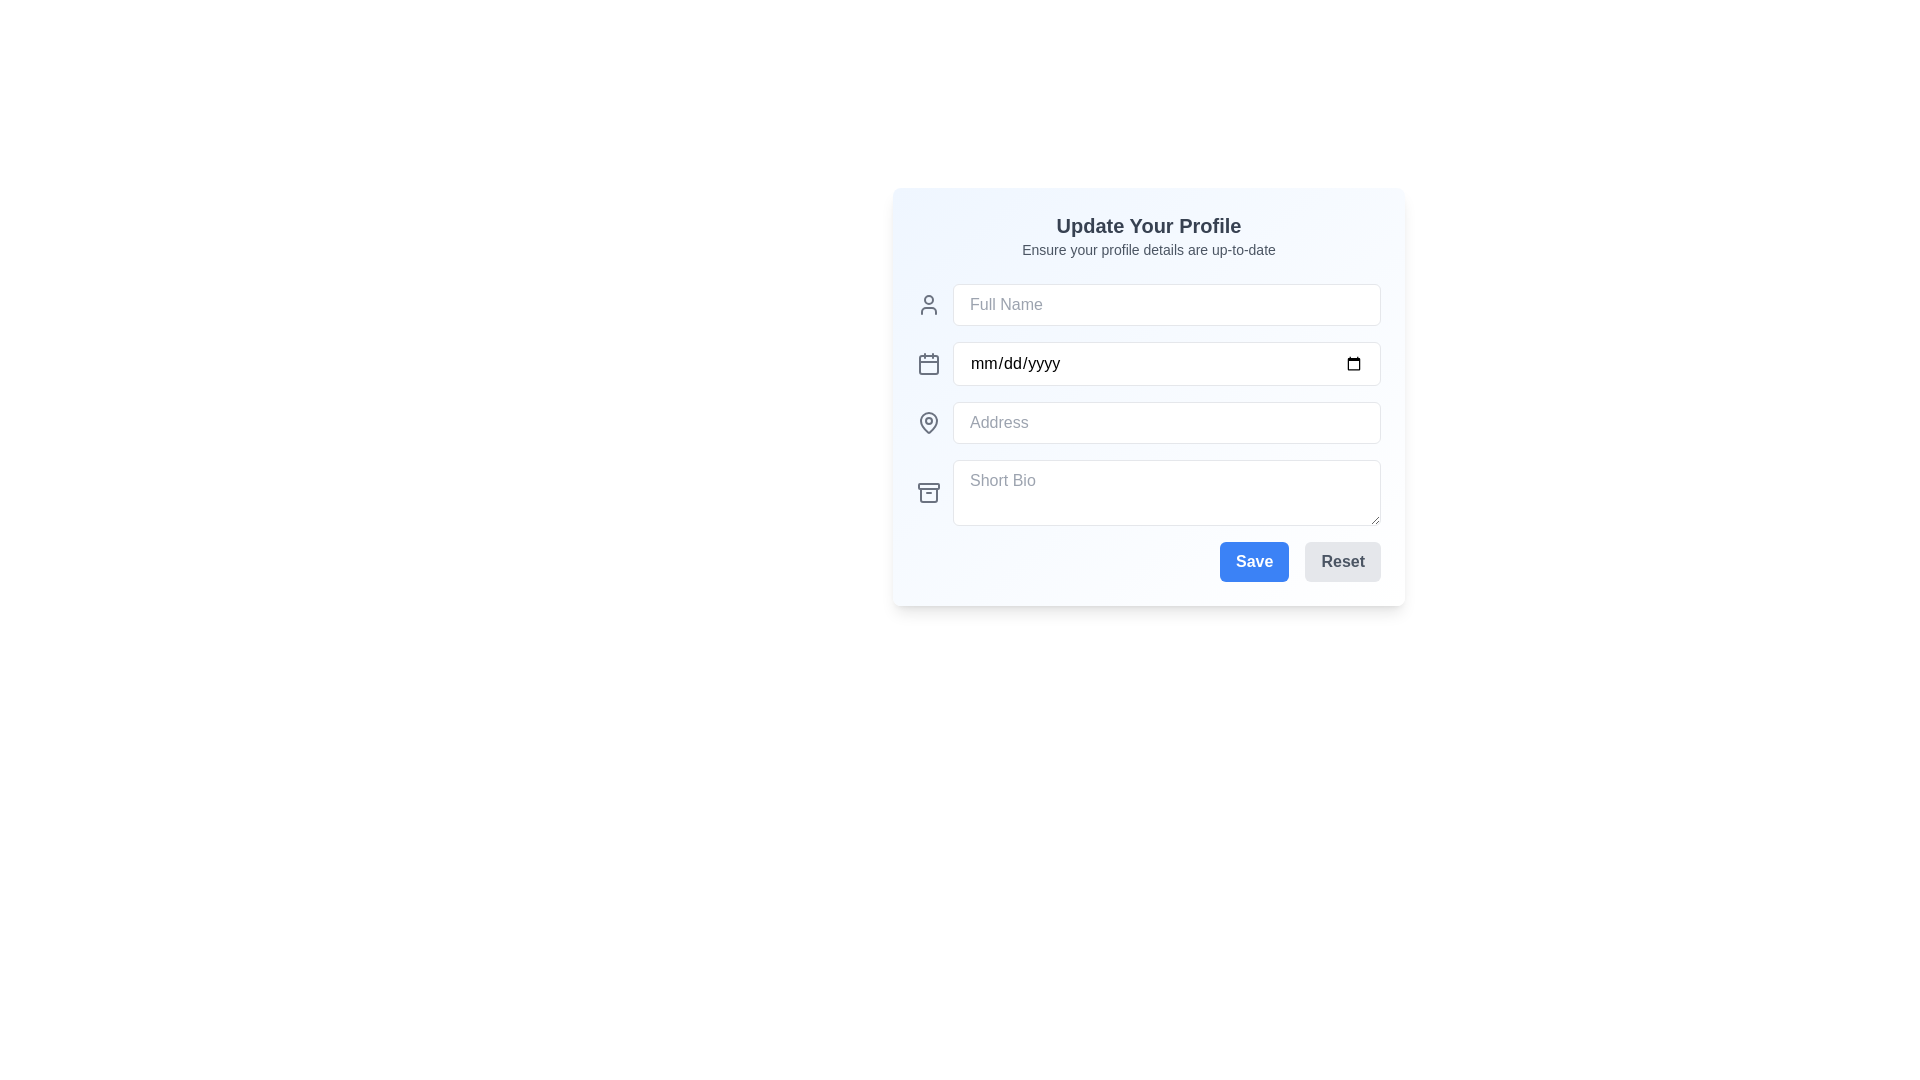 This screenshot has width=1920, height=1080. What do you see at coordinates (1343, 562) in the screenshot?
I see `the 'Reset' button, which is a rectangular button with a light gray background and darker gray text, located to the right of the 'Save' button in the bottom-right section of the form interface` at bounding box center [1343, 562].